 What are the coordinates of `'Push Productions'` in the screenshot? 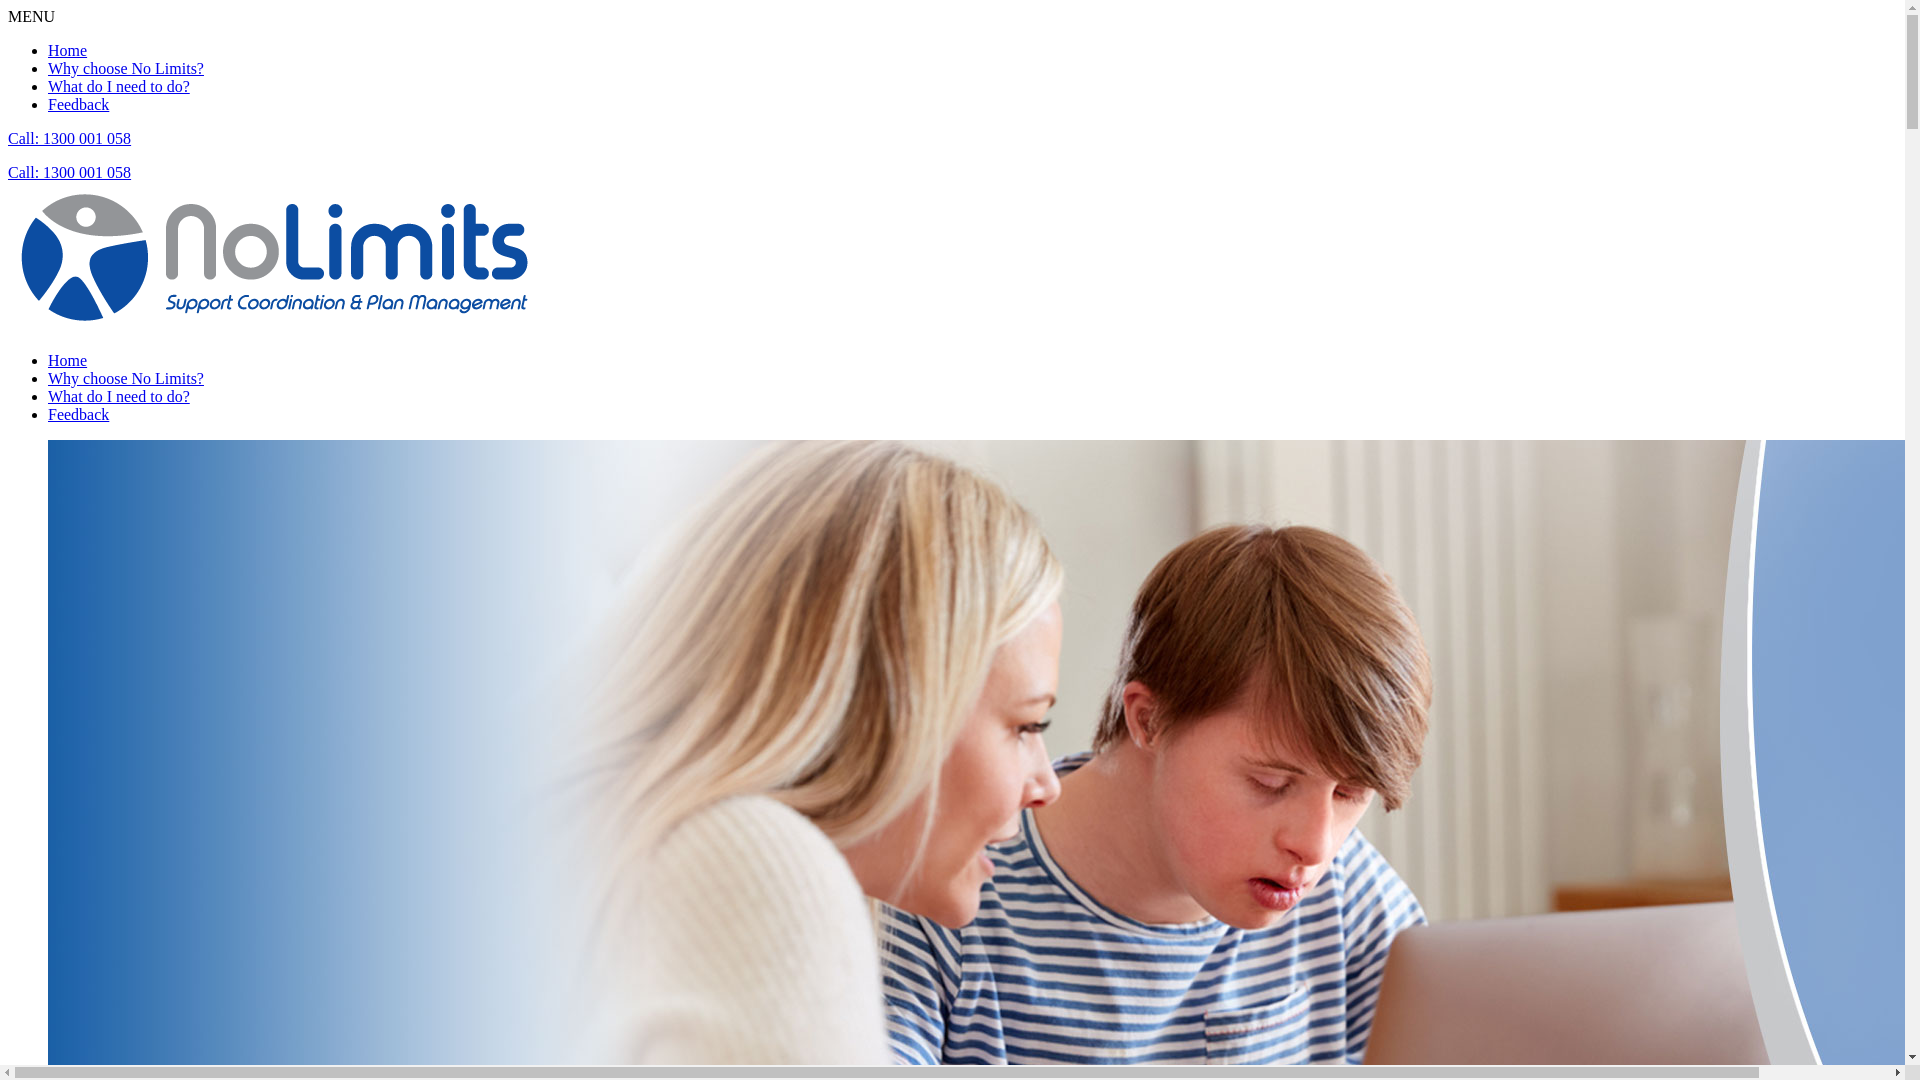 It's located at (8, 325).